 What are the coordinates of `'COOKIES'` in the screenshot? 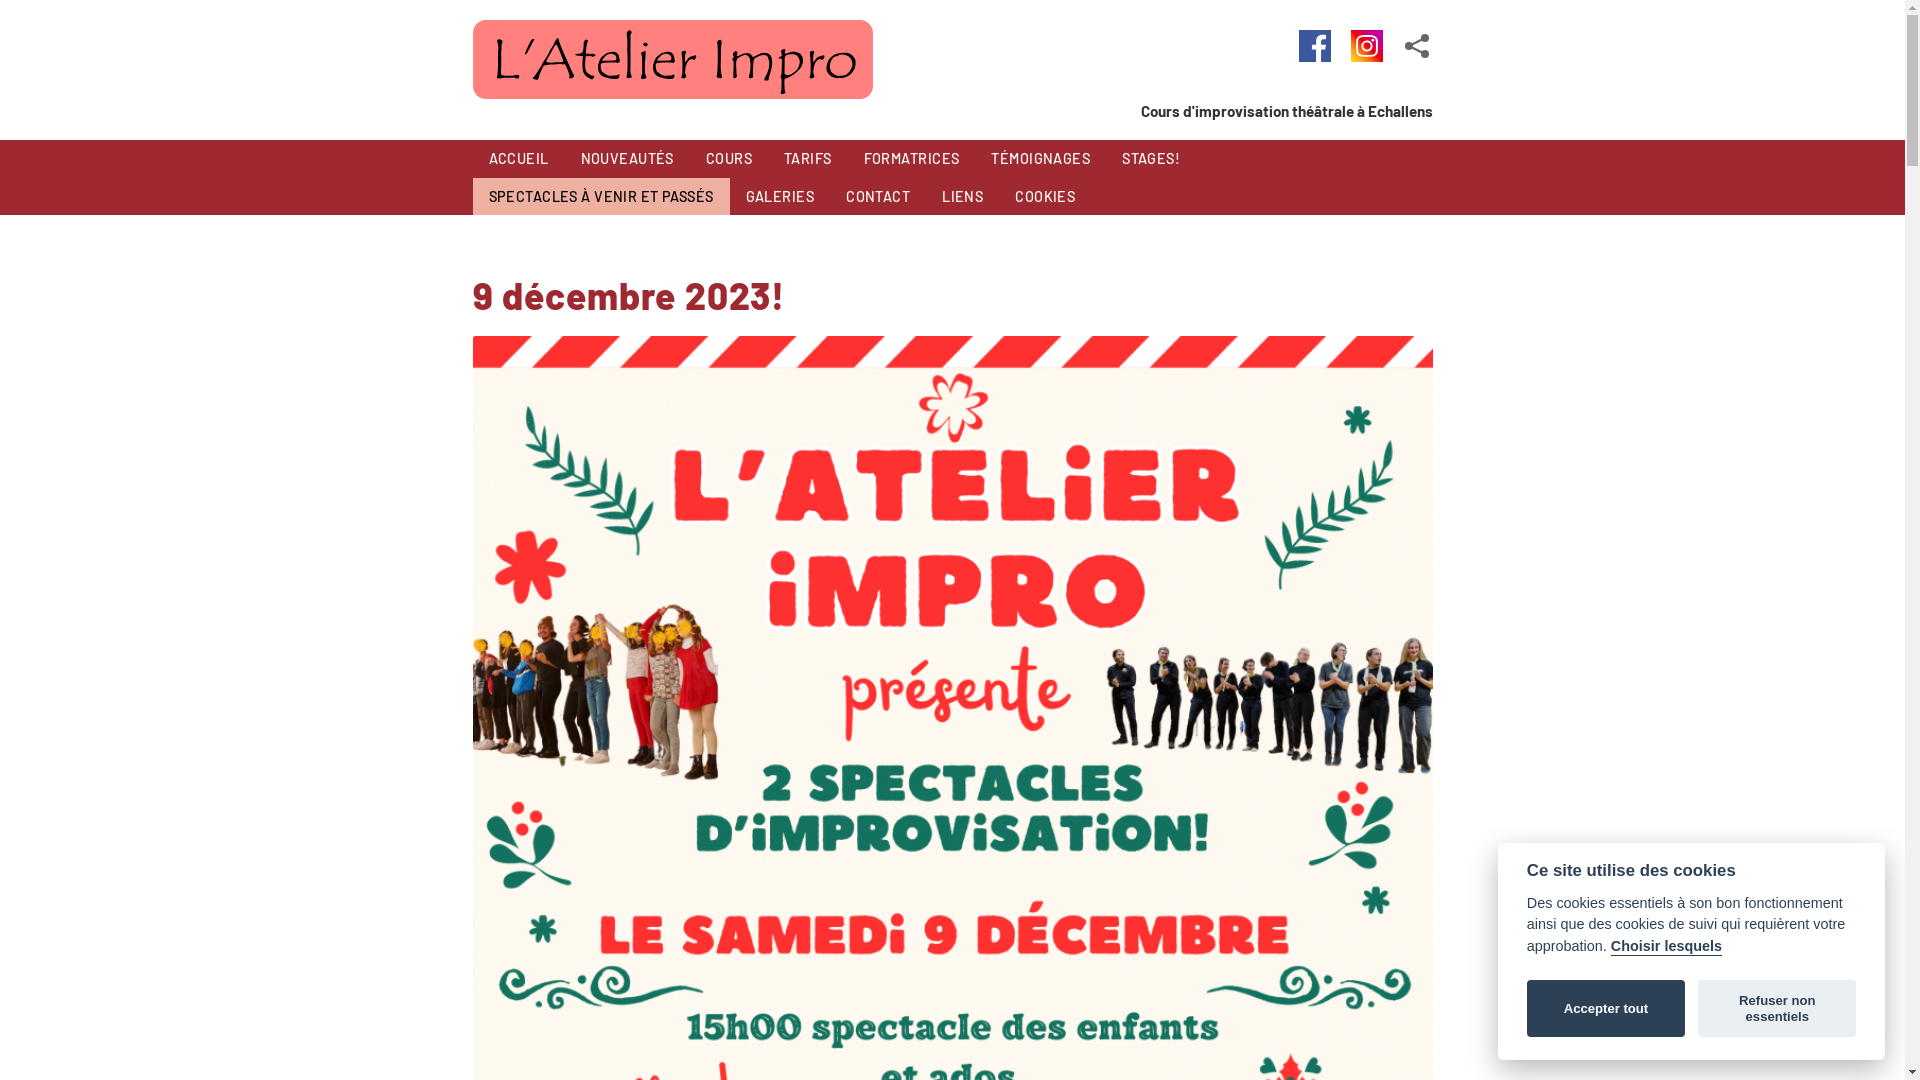 It's located at (1044, 196).